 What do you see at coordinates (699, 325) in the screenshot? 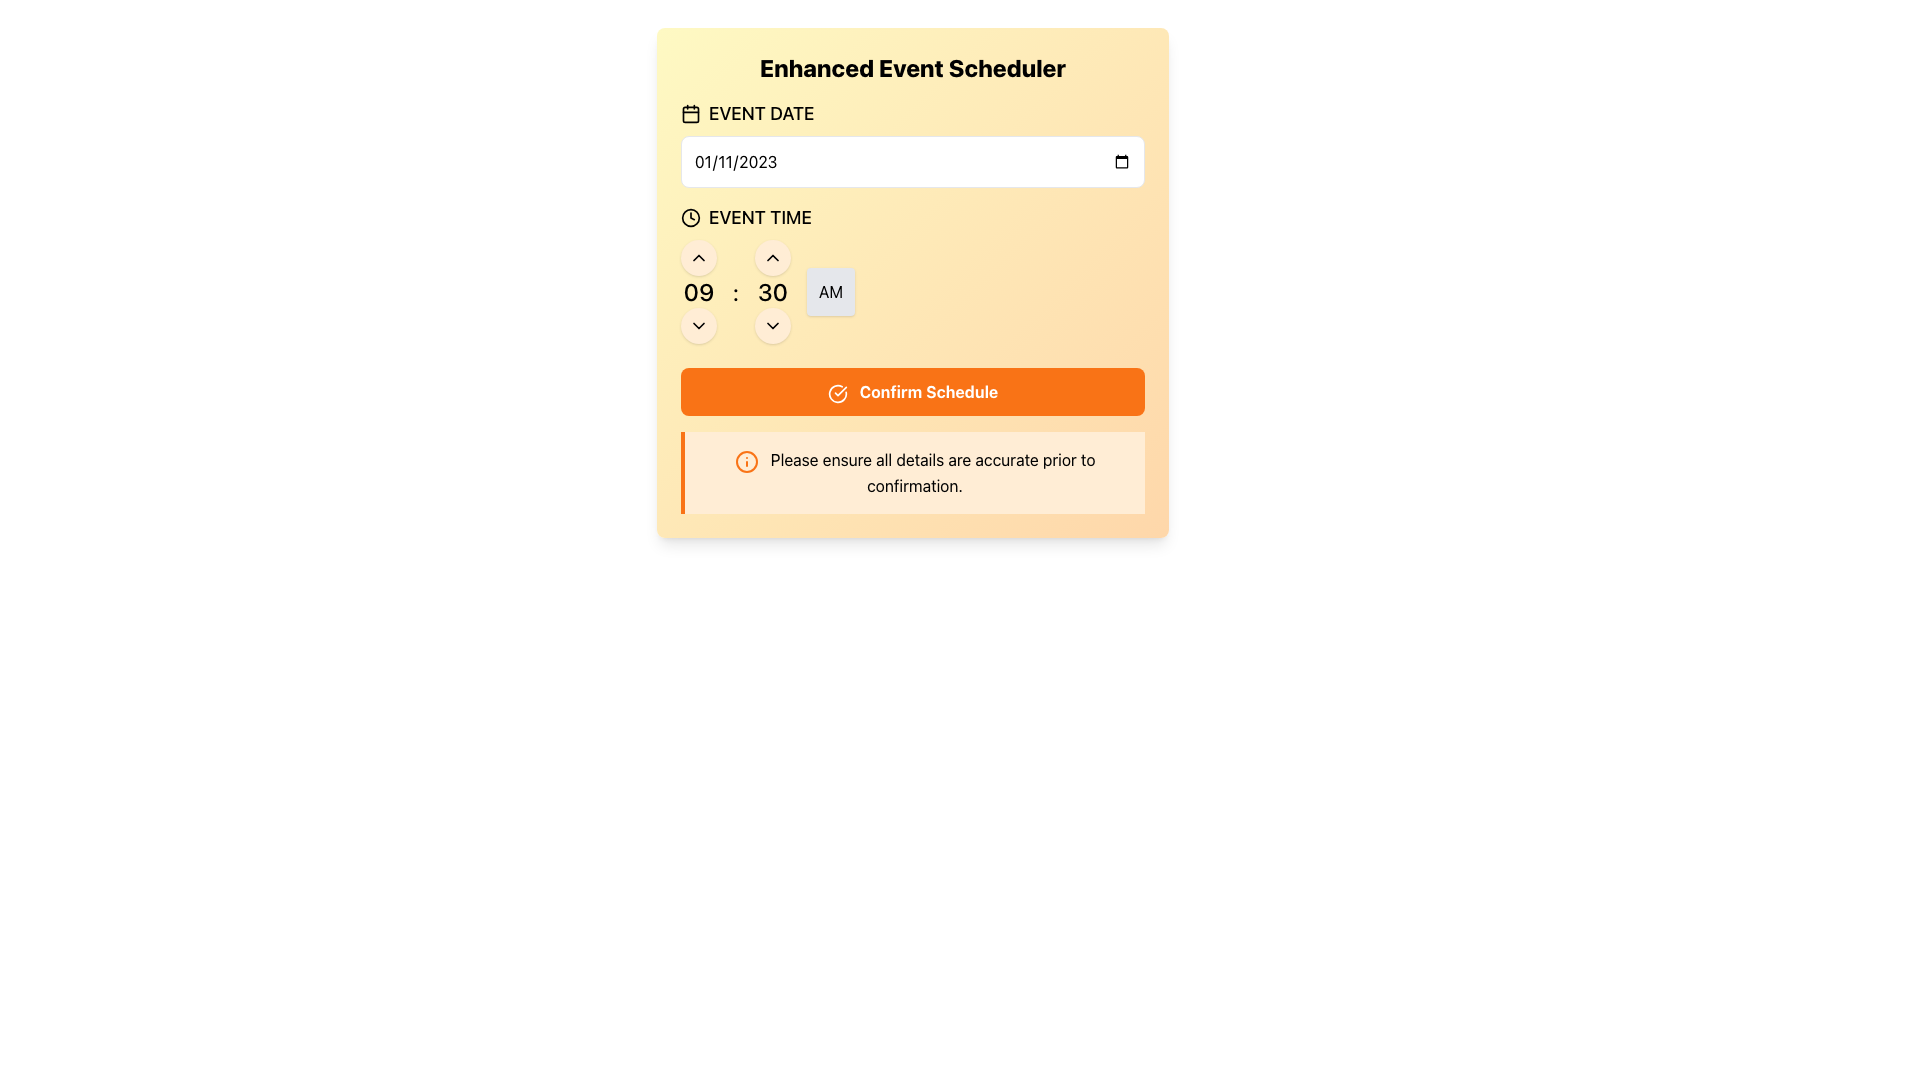
I see `the second circular button in the hour selection group of the event time picker to decrease the hour` at bounding box center [699, 325].